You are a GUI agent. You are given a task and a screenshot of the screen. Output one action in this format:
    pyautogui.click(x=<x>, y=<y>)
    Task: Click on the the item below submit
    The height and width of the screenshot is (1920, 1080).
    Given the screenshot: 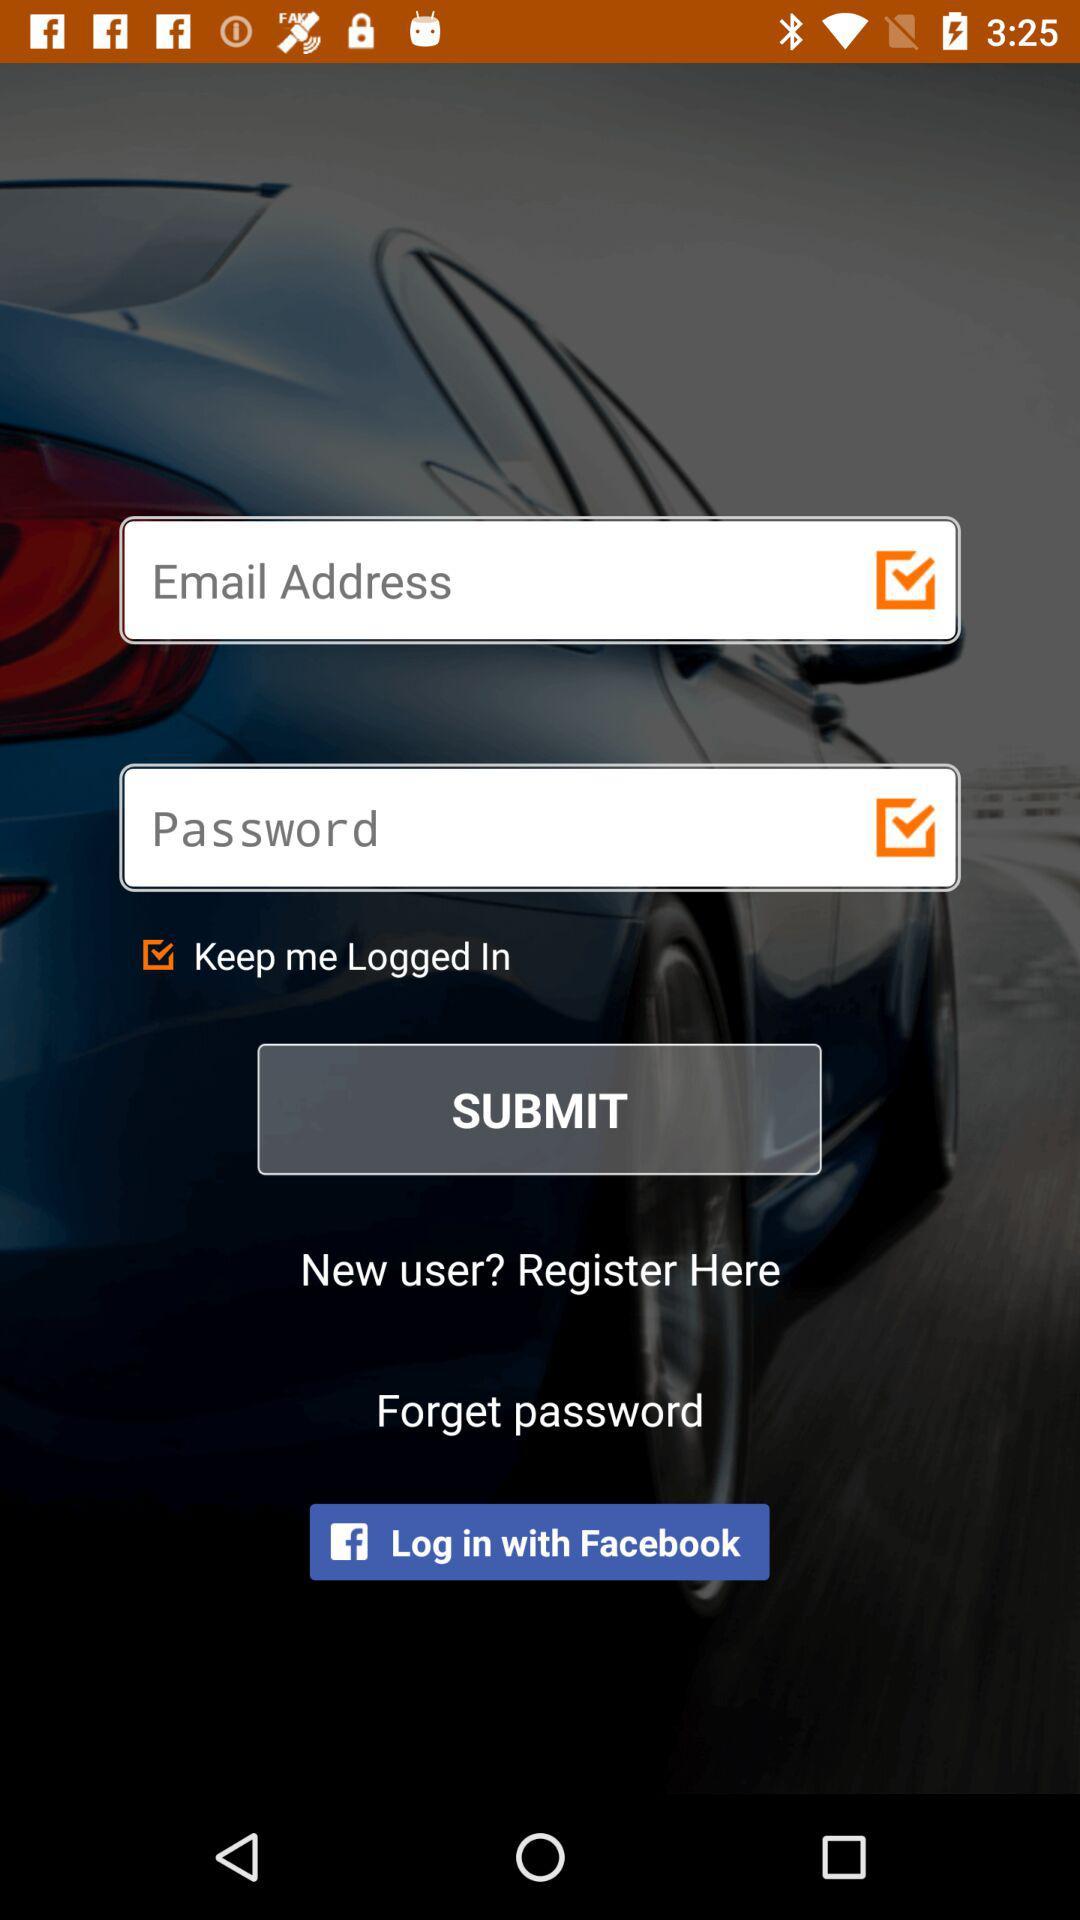 What is the action you would take?
    pyautogui.click(x=540, y=1266)
    